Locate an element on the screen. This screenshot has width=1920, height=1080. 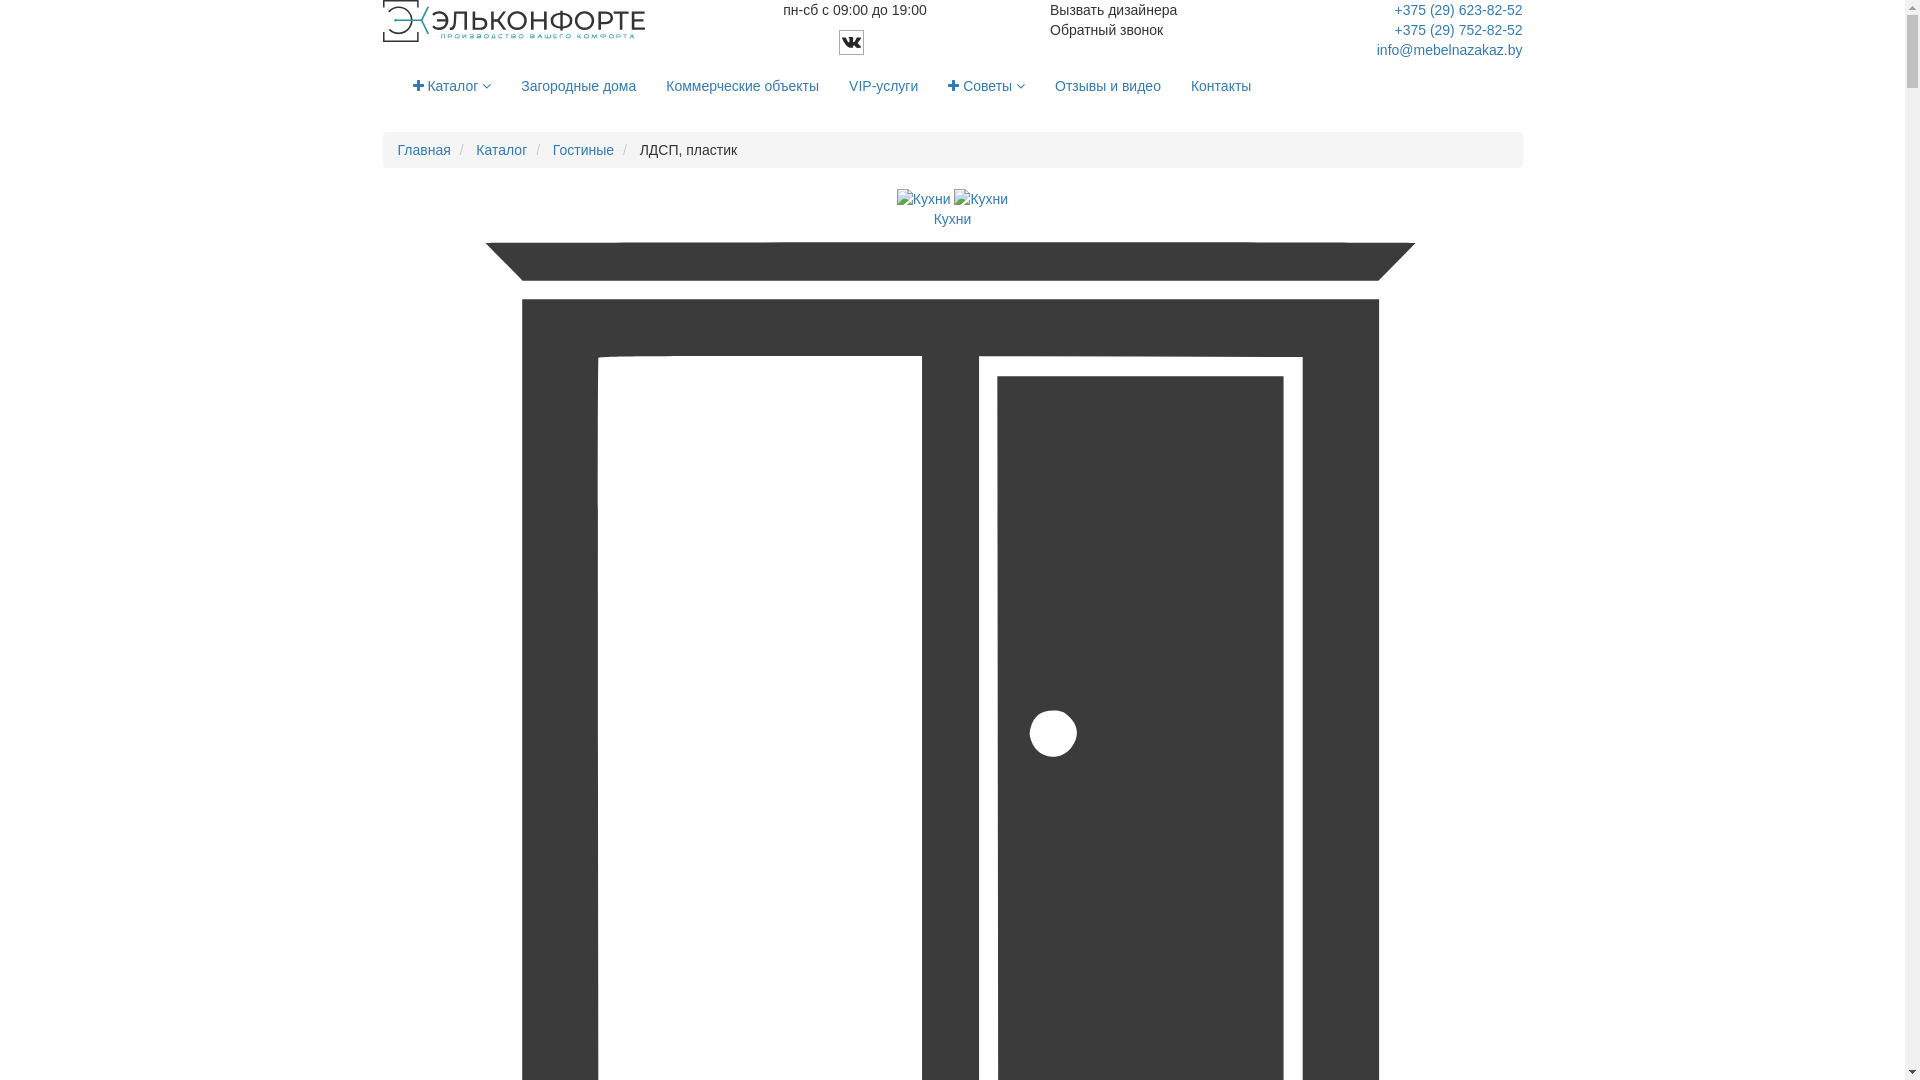
'info@mebelnazakaz.by' is located at coordinates (1449, 49).